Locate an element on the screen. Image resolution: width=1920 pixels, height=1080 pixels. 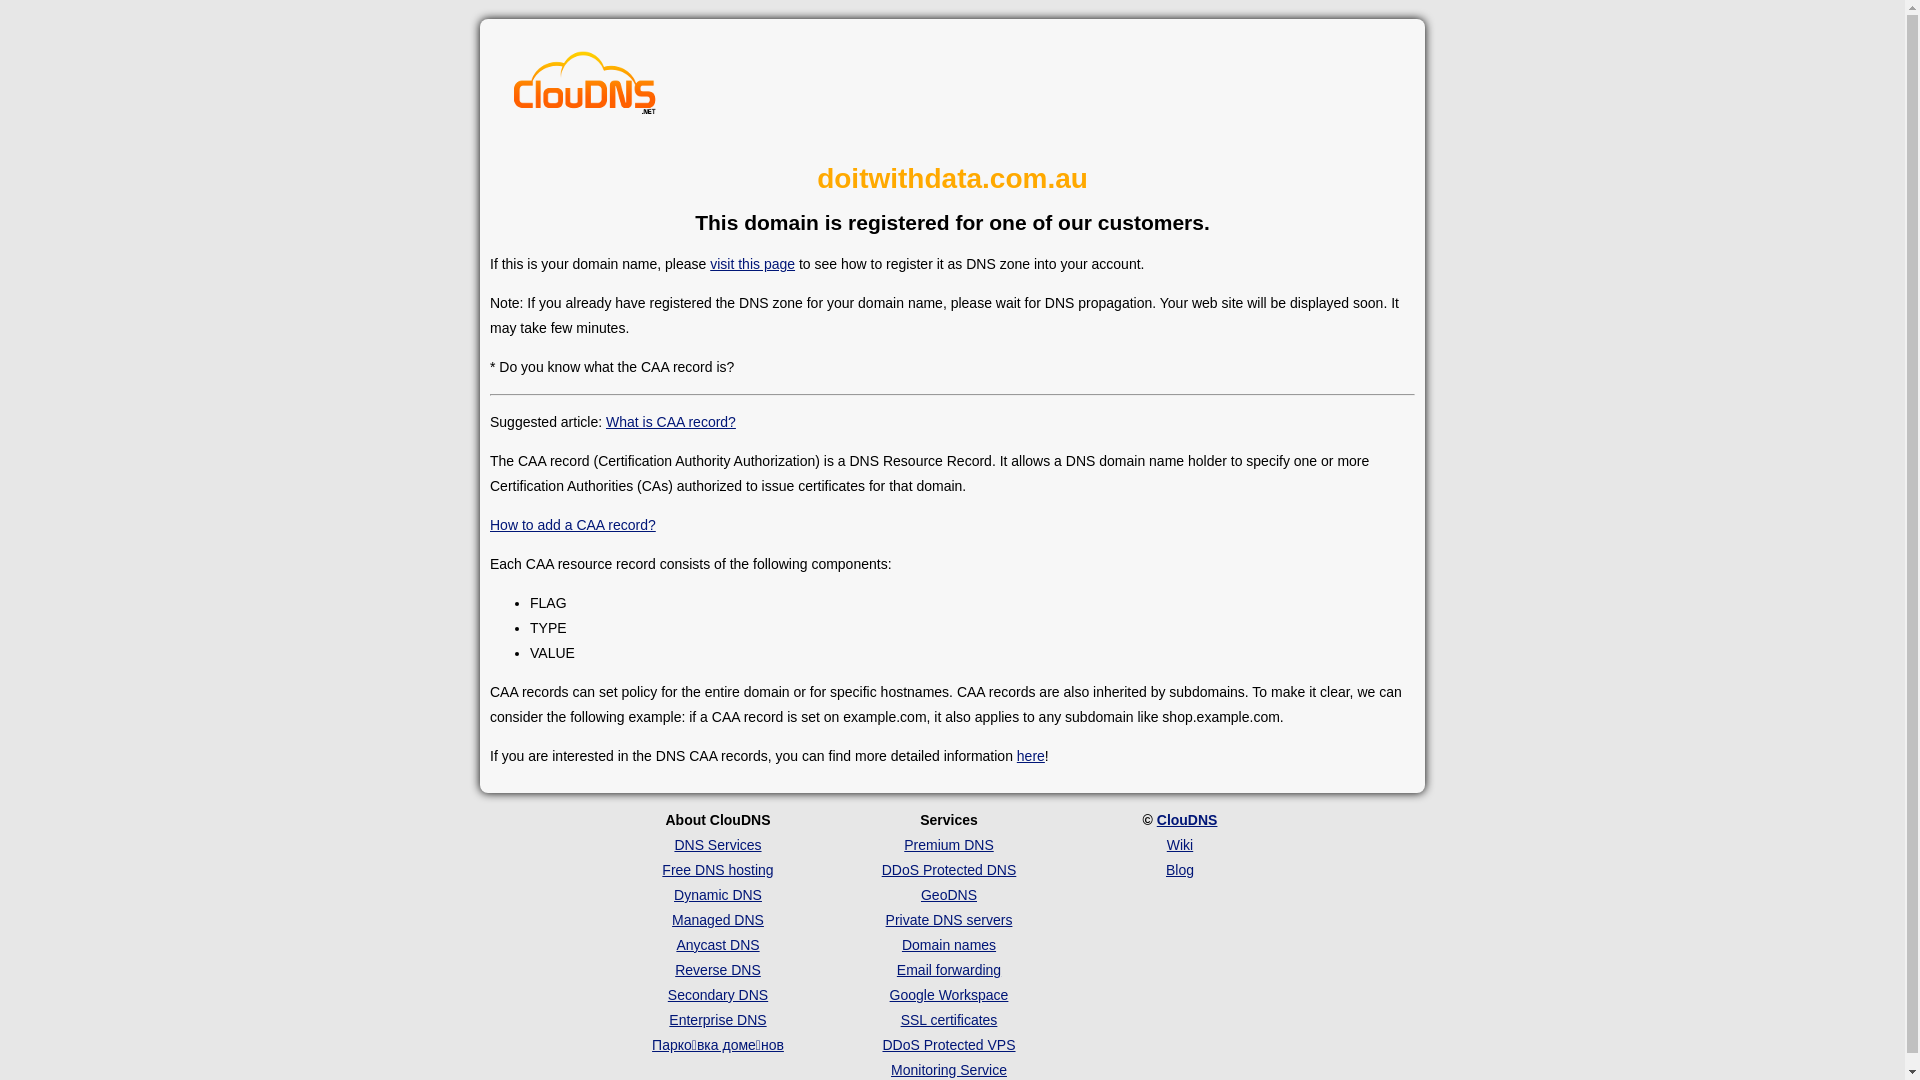
'Wiki' is located at coordinates (1180, 844).